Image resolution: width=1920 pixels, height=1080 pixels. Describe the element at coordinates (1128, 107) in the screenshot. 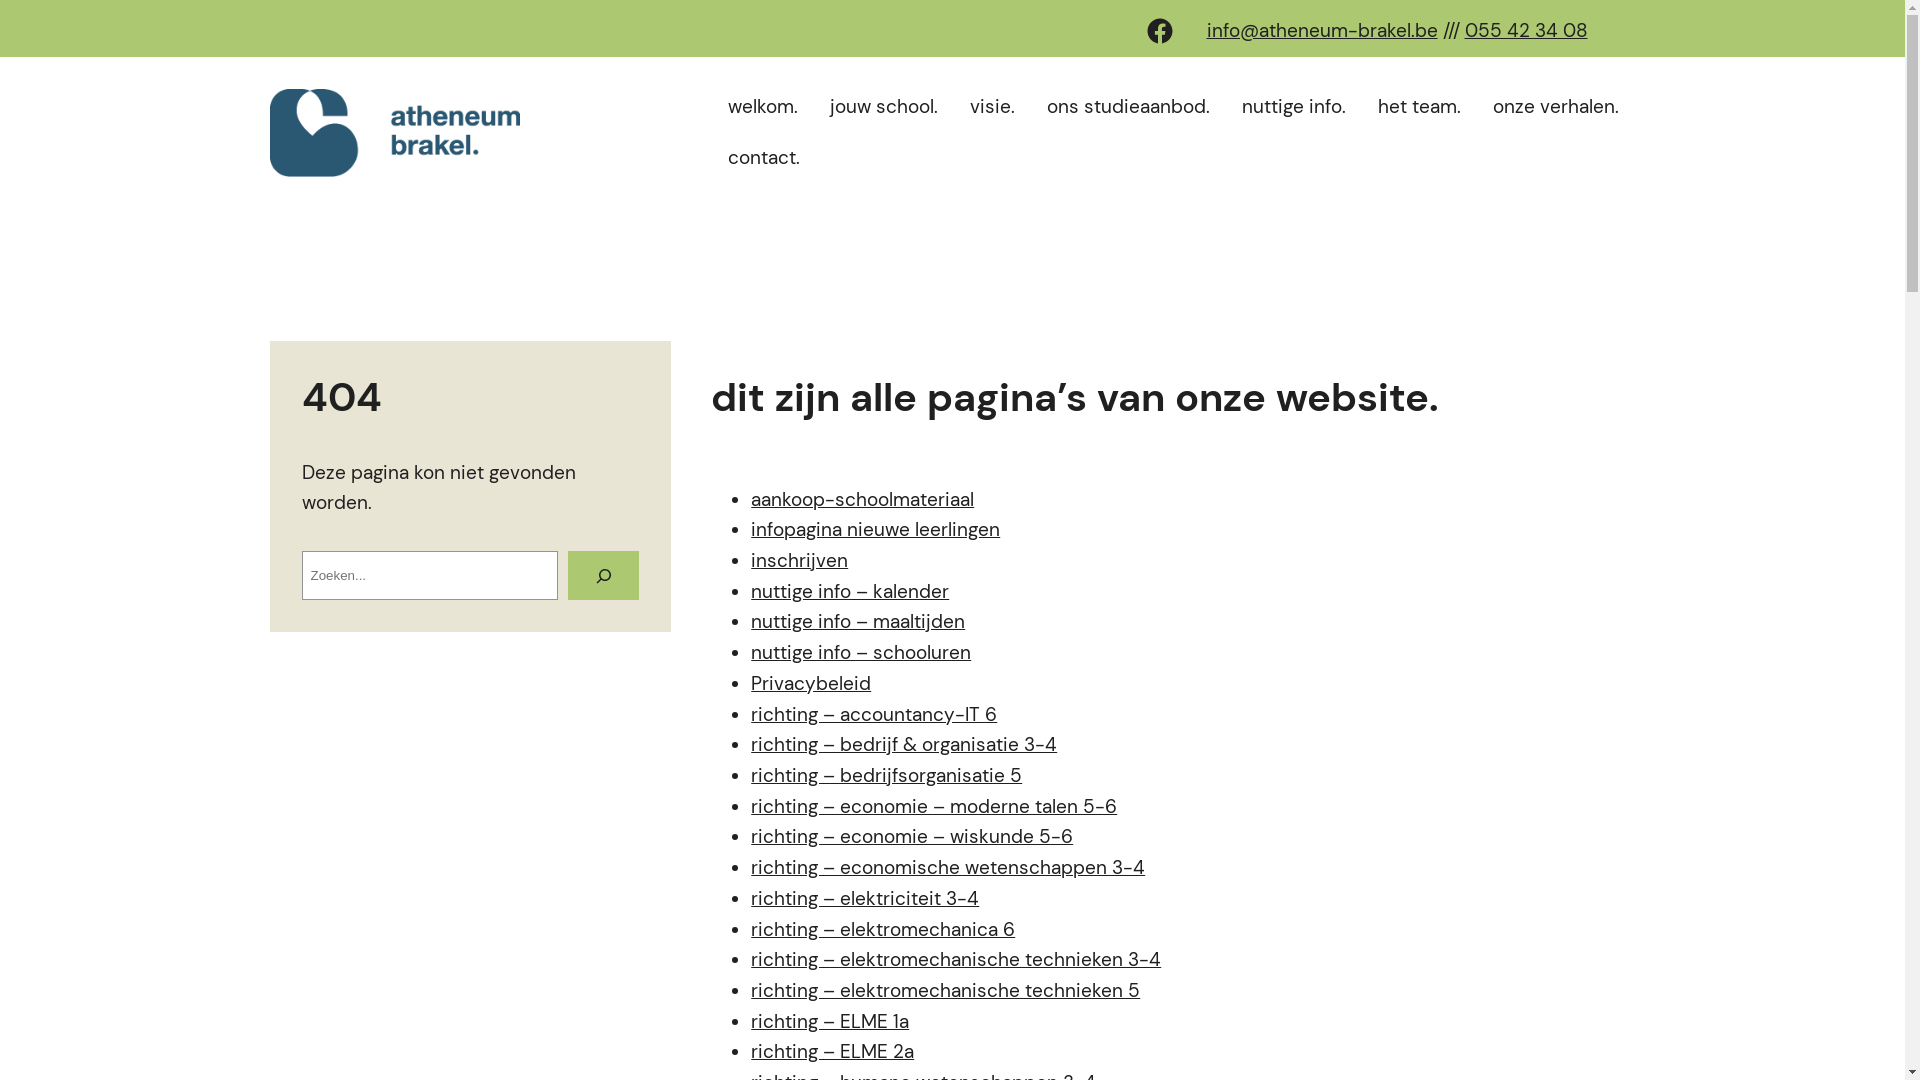

I see `'ons studieaanbod.'` at that location.